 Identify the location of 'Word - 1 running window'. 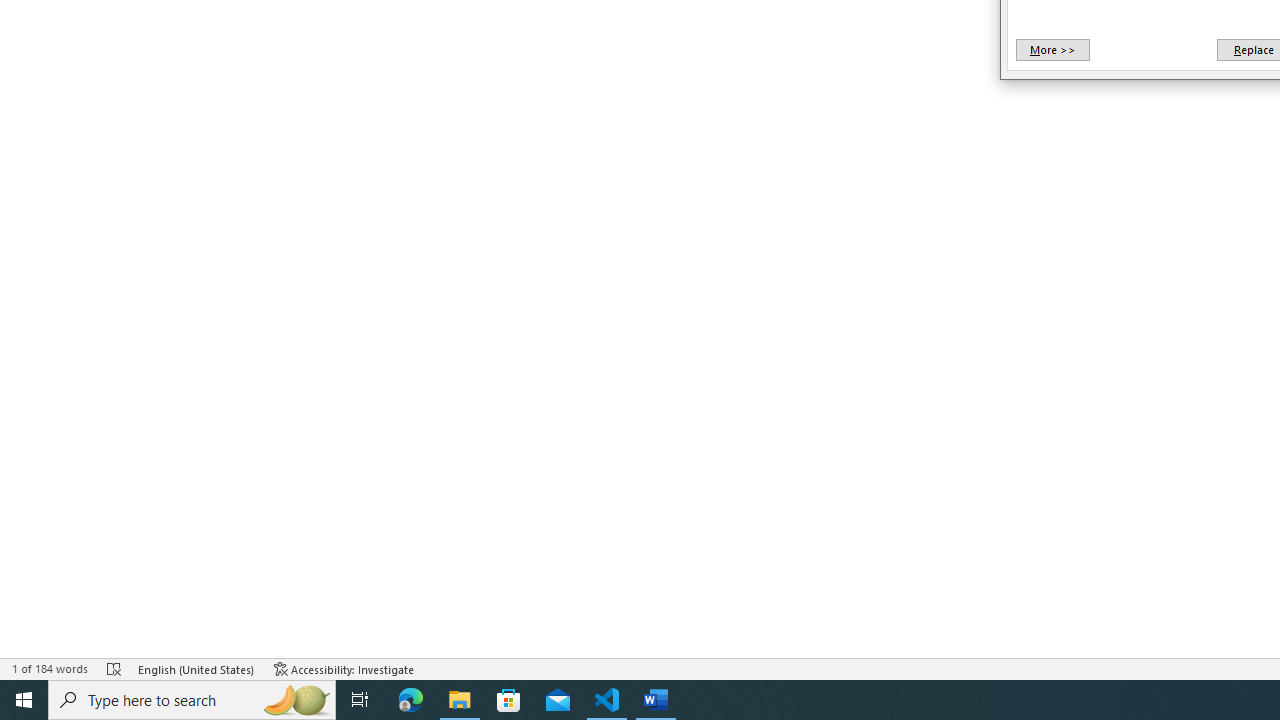
(656, 698).